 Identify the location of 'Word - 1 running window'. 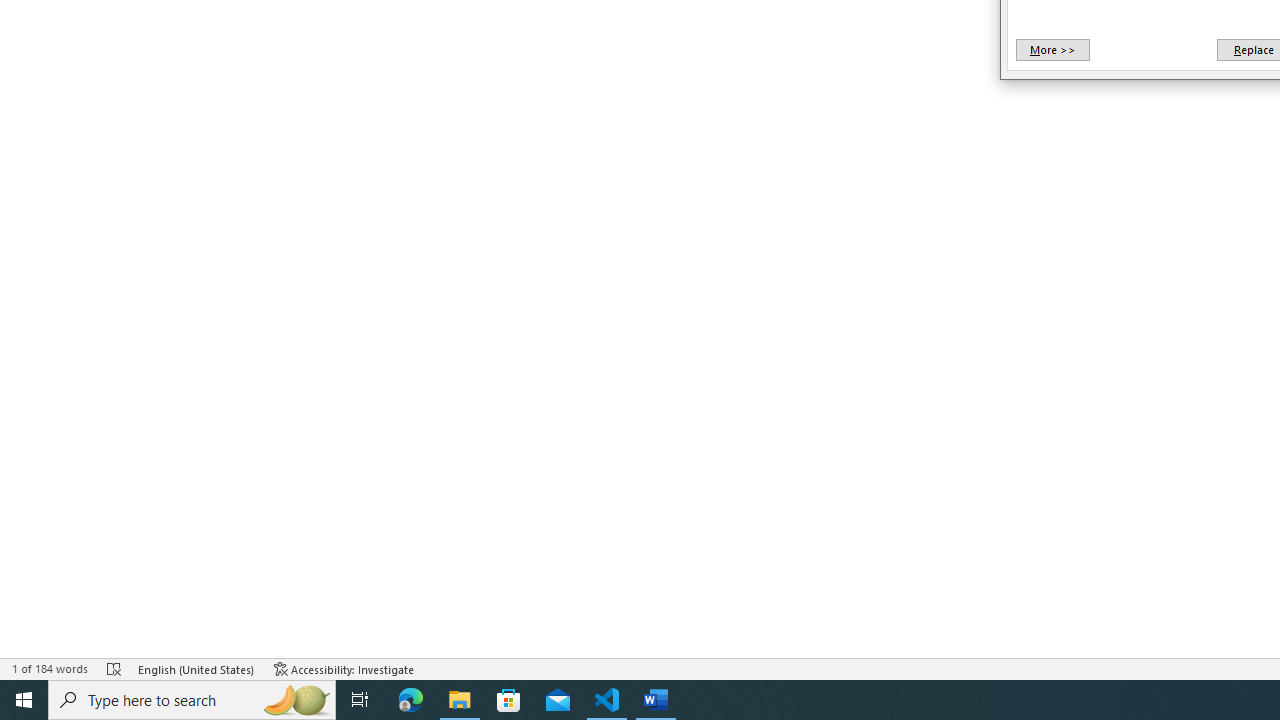
(656, 698).